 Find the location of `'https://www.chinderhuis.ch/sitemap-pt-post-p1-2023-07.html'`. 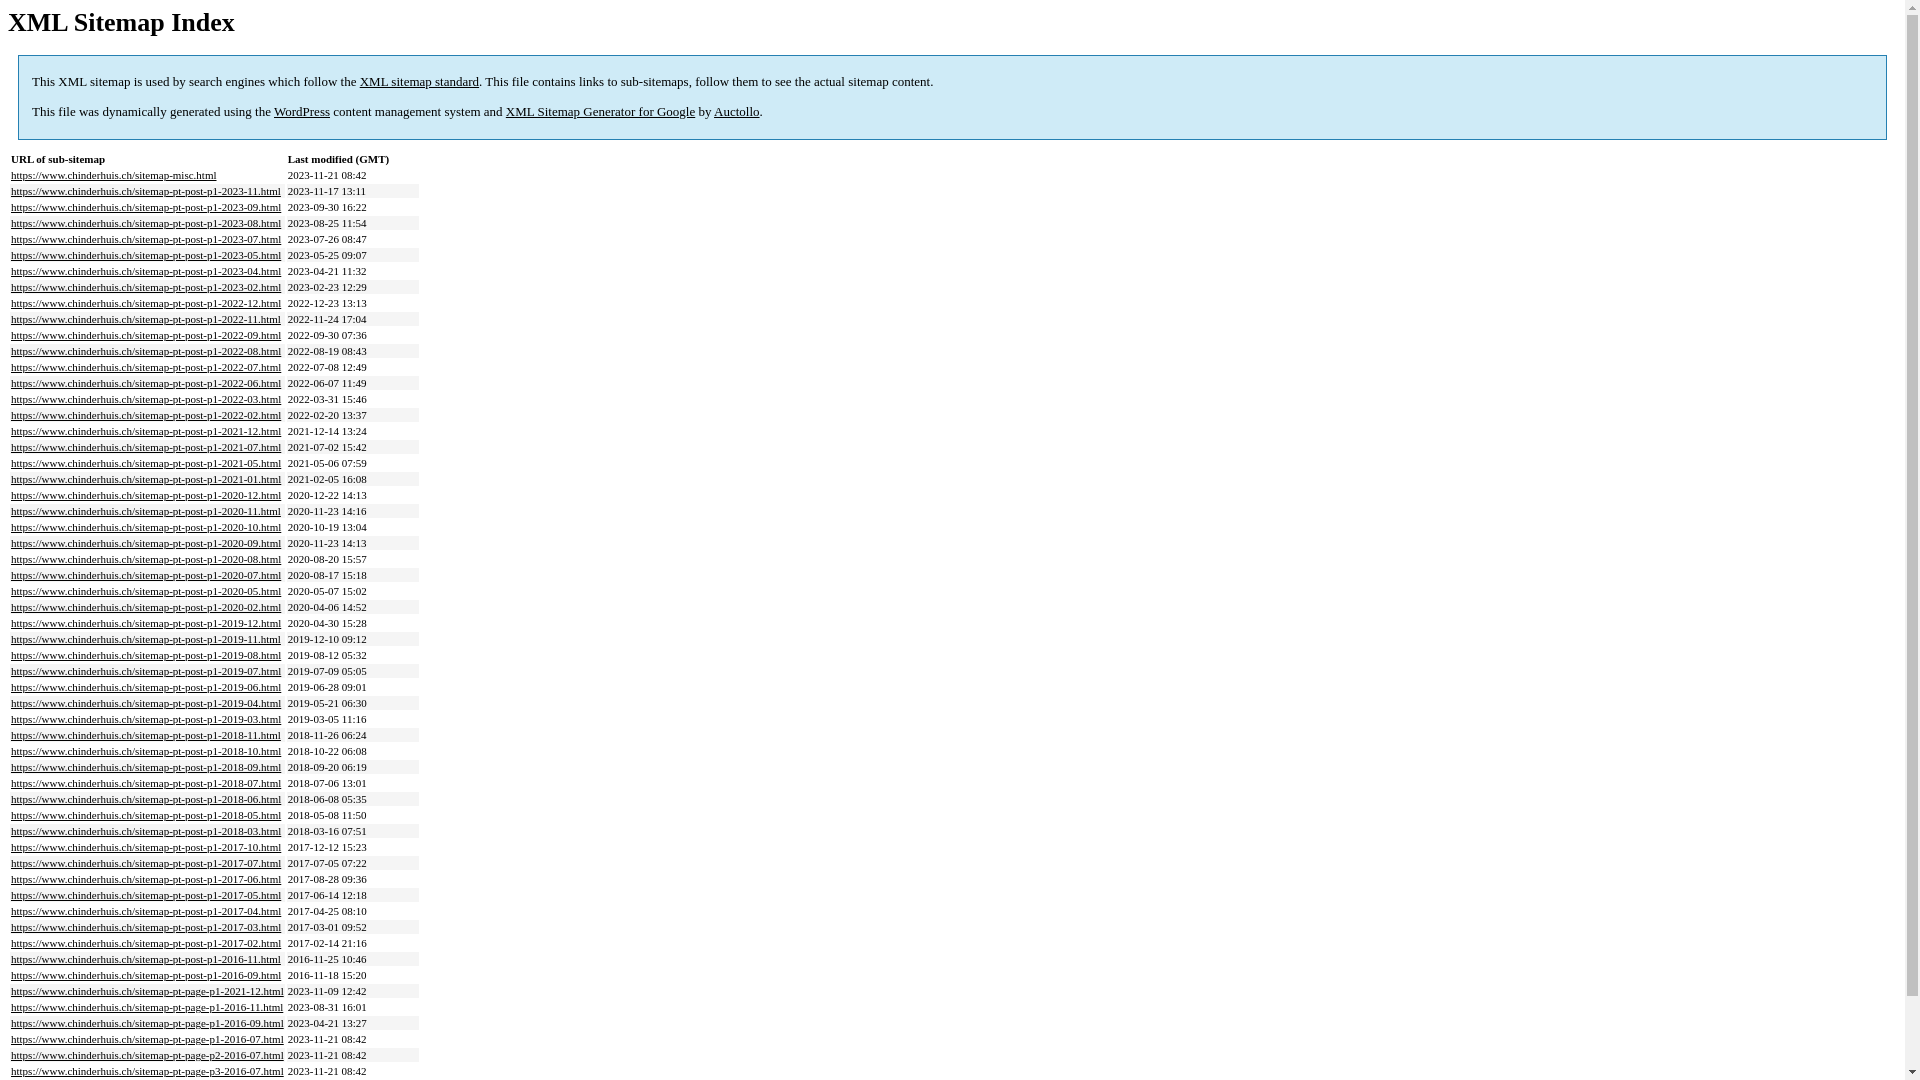

'https://www.chinderhuis.ch/sitemap-pt-post-p1-2023-07.html' is located at coordinates (144, 238).